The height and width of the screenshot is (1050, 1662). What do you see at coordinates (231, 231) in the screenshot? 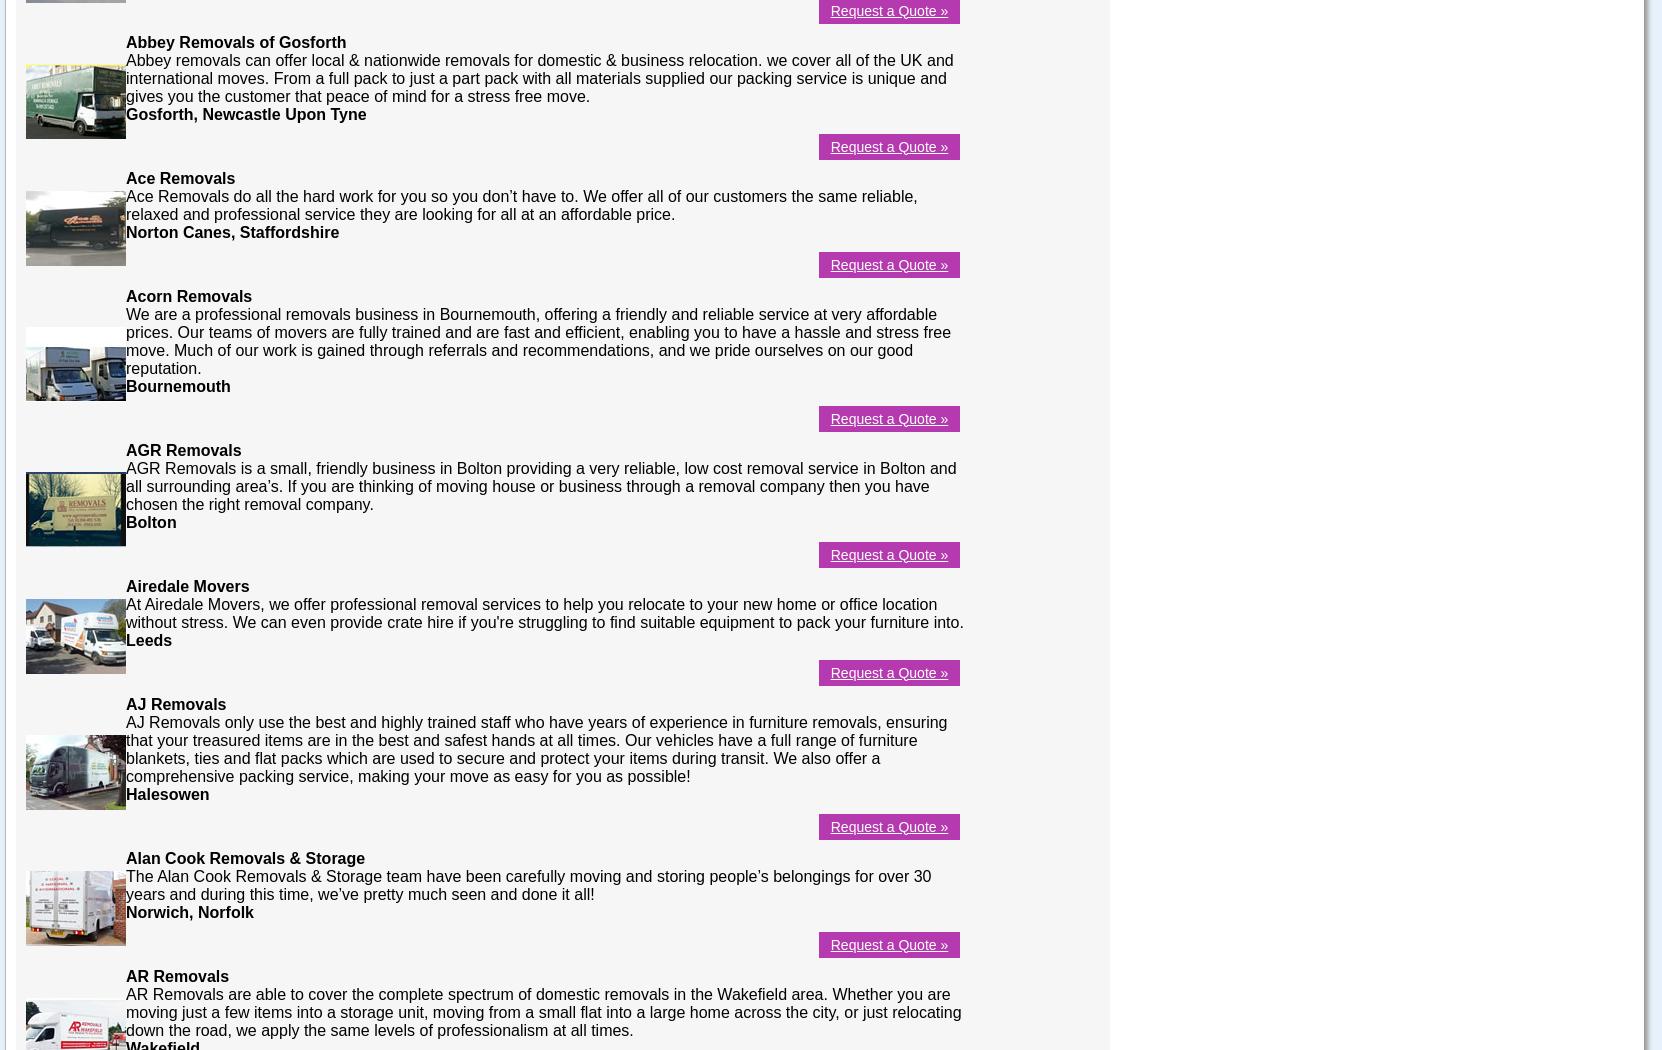
I see `'Norton Canes, Staffordshire'` at bounding box center [231, 231].